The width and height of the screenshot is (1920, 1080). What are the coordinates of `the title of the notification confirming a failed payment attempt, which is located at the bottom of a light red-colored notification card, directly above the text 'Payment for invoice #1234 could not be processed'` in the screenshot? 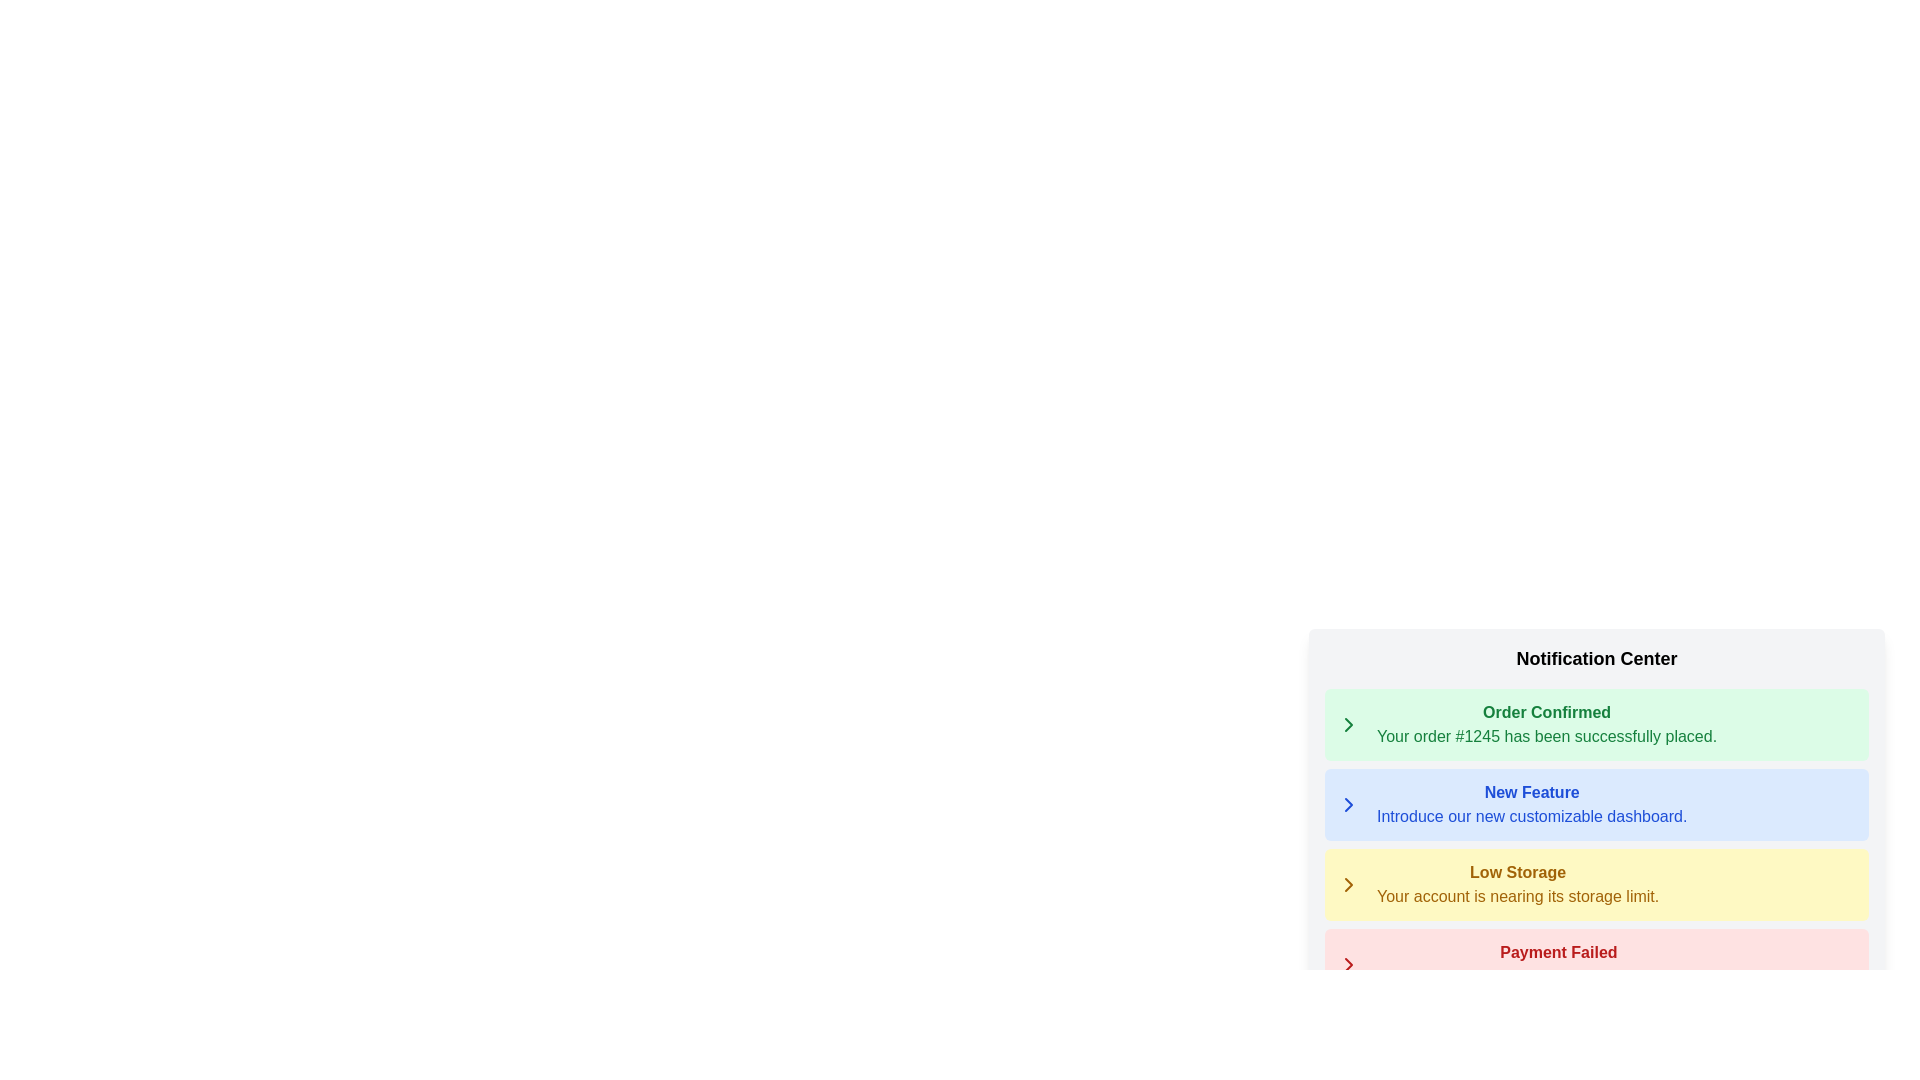 It's located at (1557, 951).